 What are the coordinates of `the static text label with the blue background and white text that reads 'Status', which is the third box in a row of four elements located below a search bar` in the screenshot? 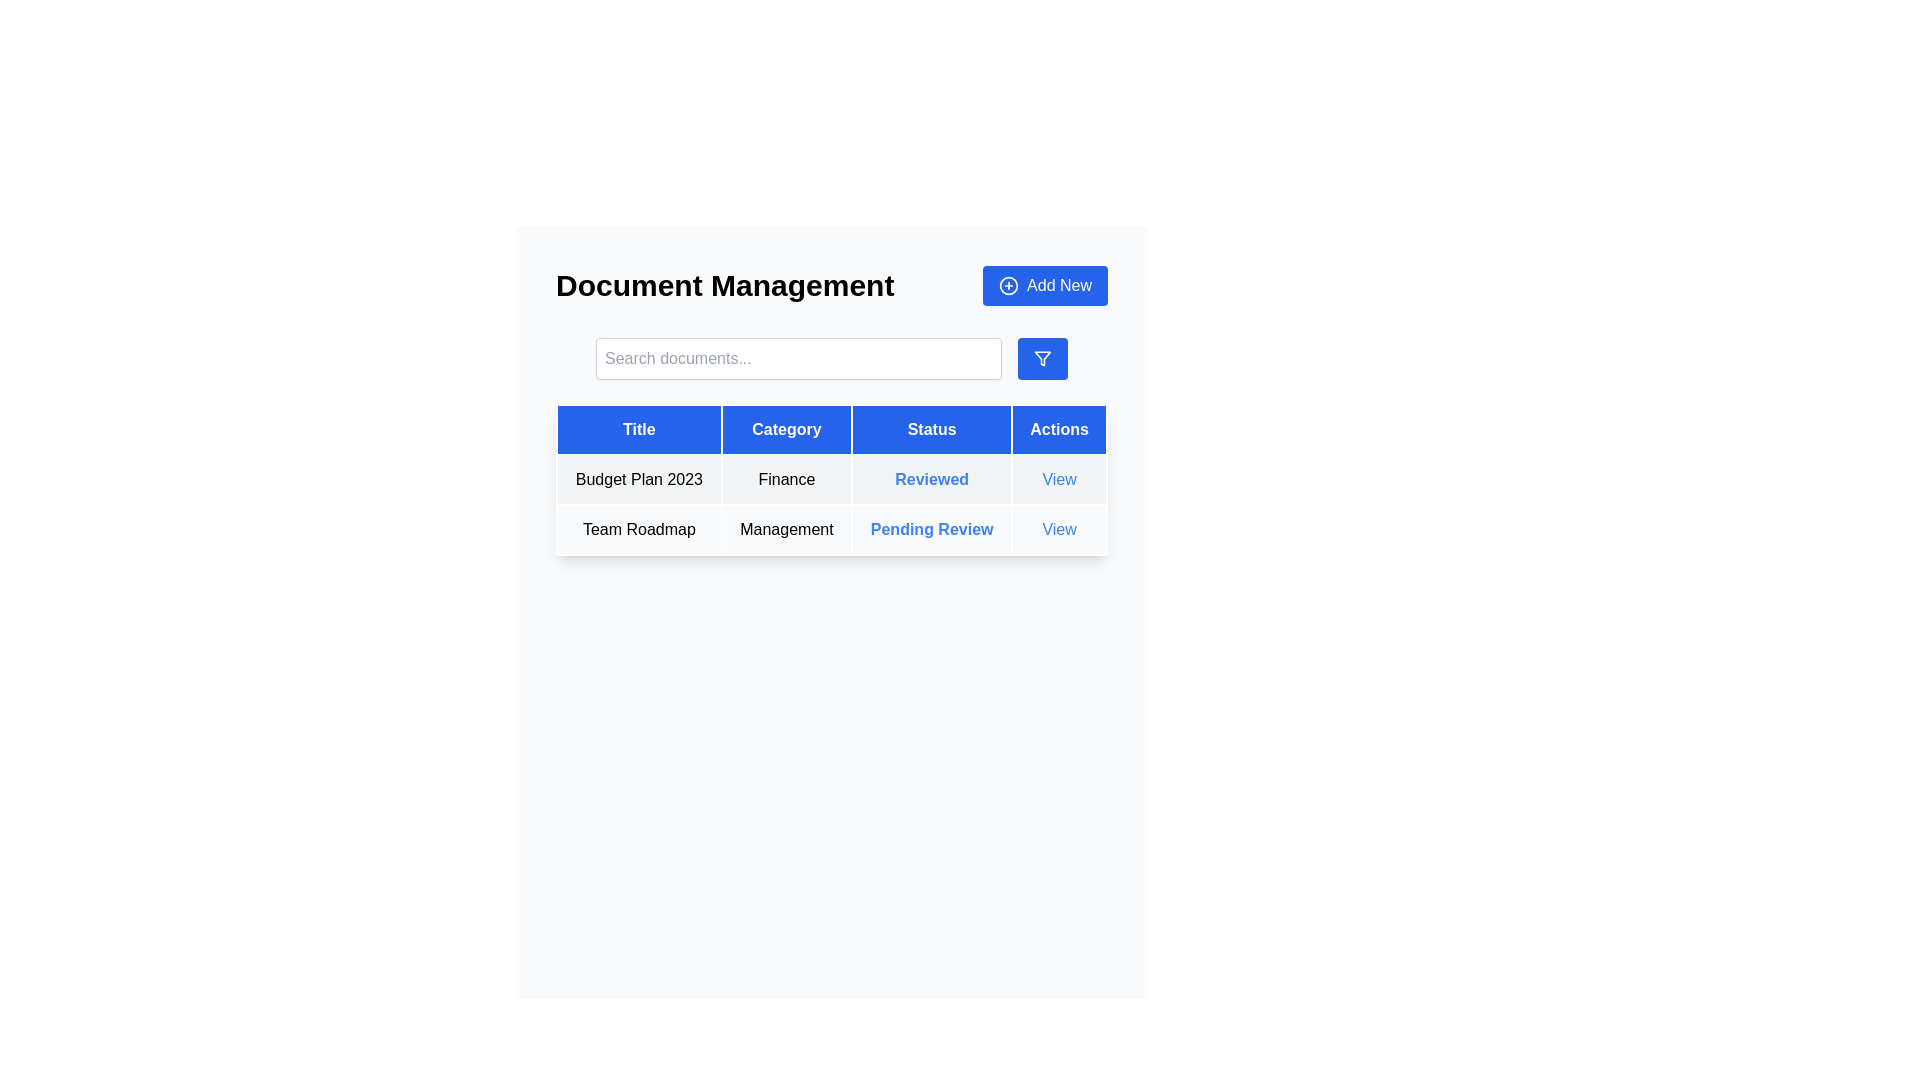 It's located at (931, 428).